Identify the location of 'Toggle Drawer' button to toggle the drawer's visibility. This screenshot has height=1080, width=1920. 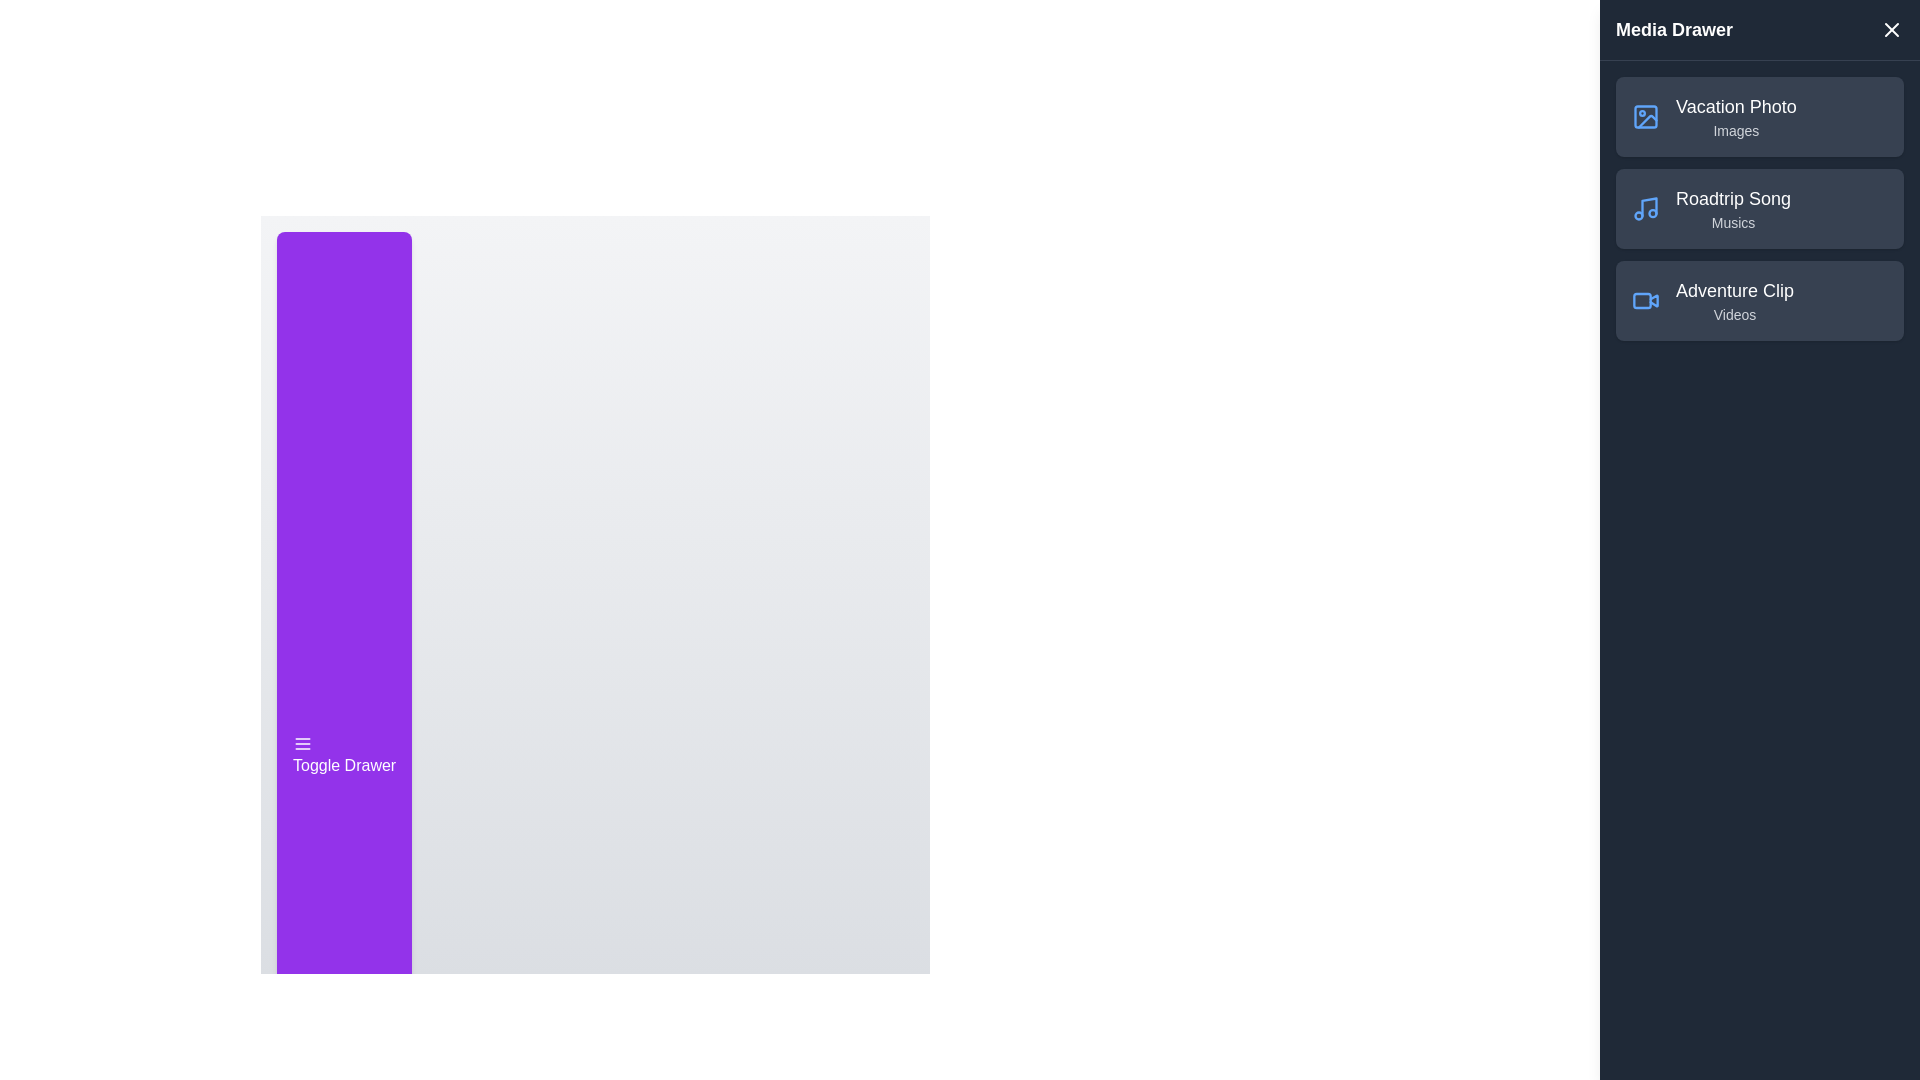
(344, 756).